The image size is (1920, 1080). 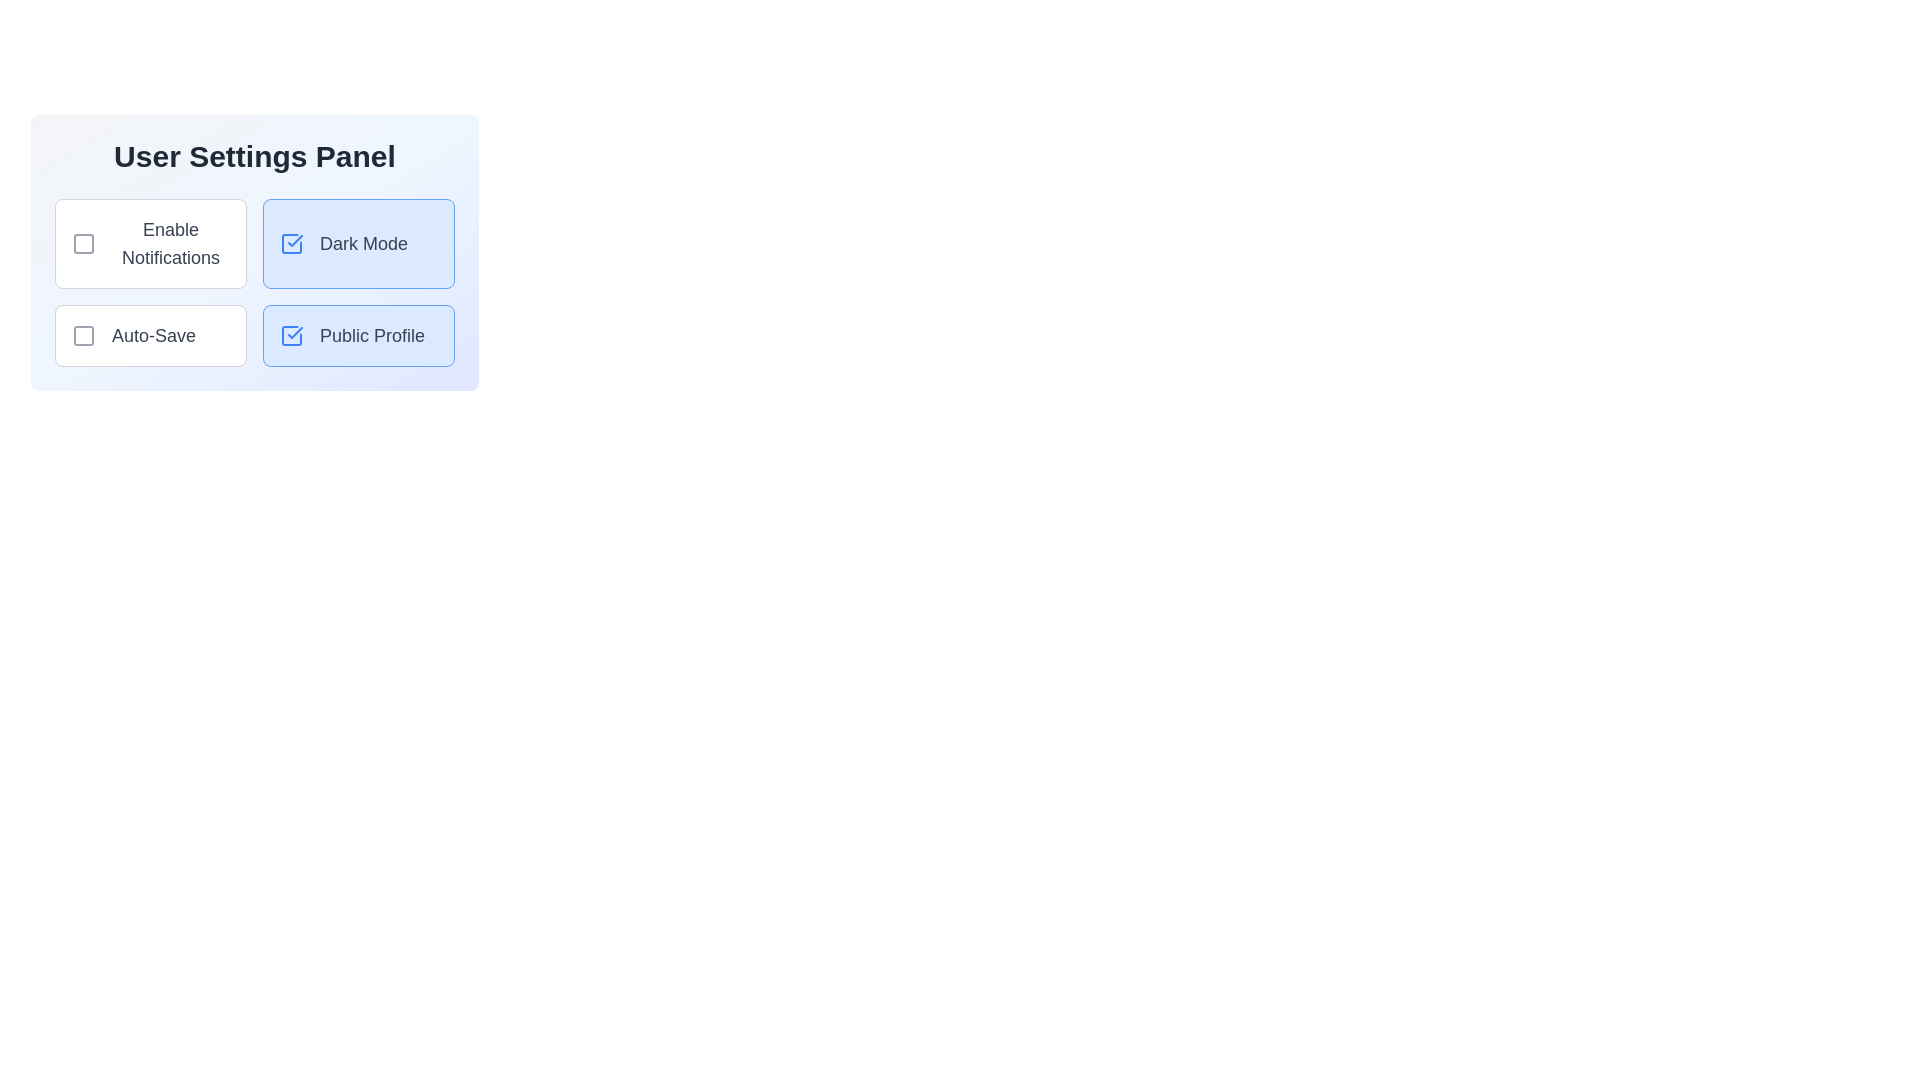 What do you see at coordinates (152, 334) in the screenshot?
I see `the informational text label for 'Auto-Save' located in the bottom-left quadrant of the User Settings Panel` at bounding box center [152, 334].